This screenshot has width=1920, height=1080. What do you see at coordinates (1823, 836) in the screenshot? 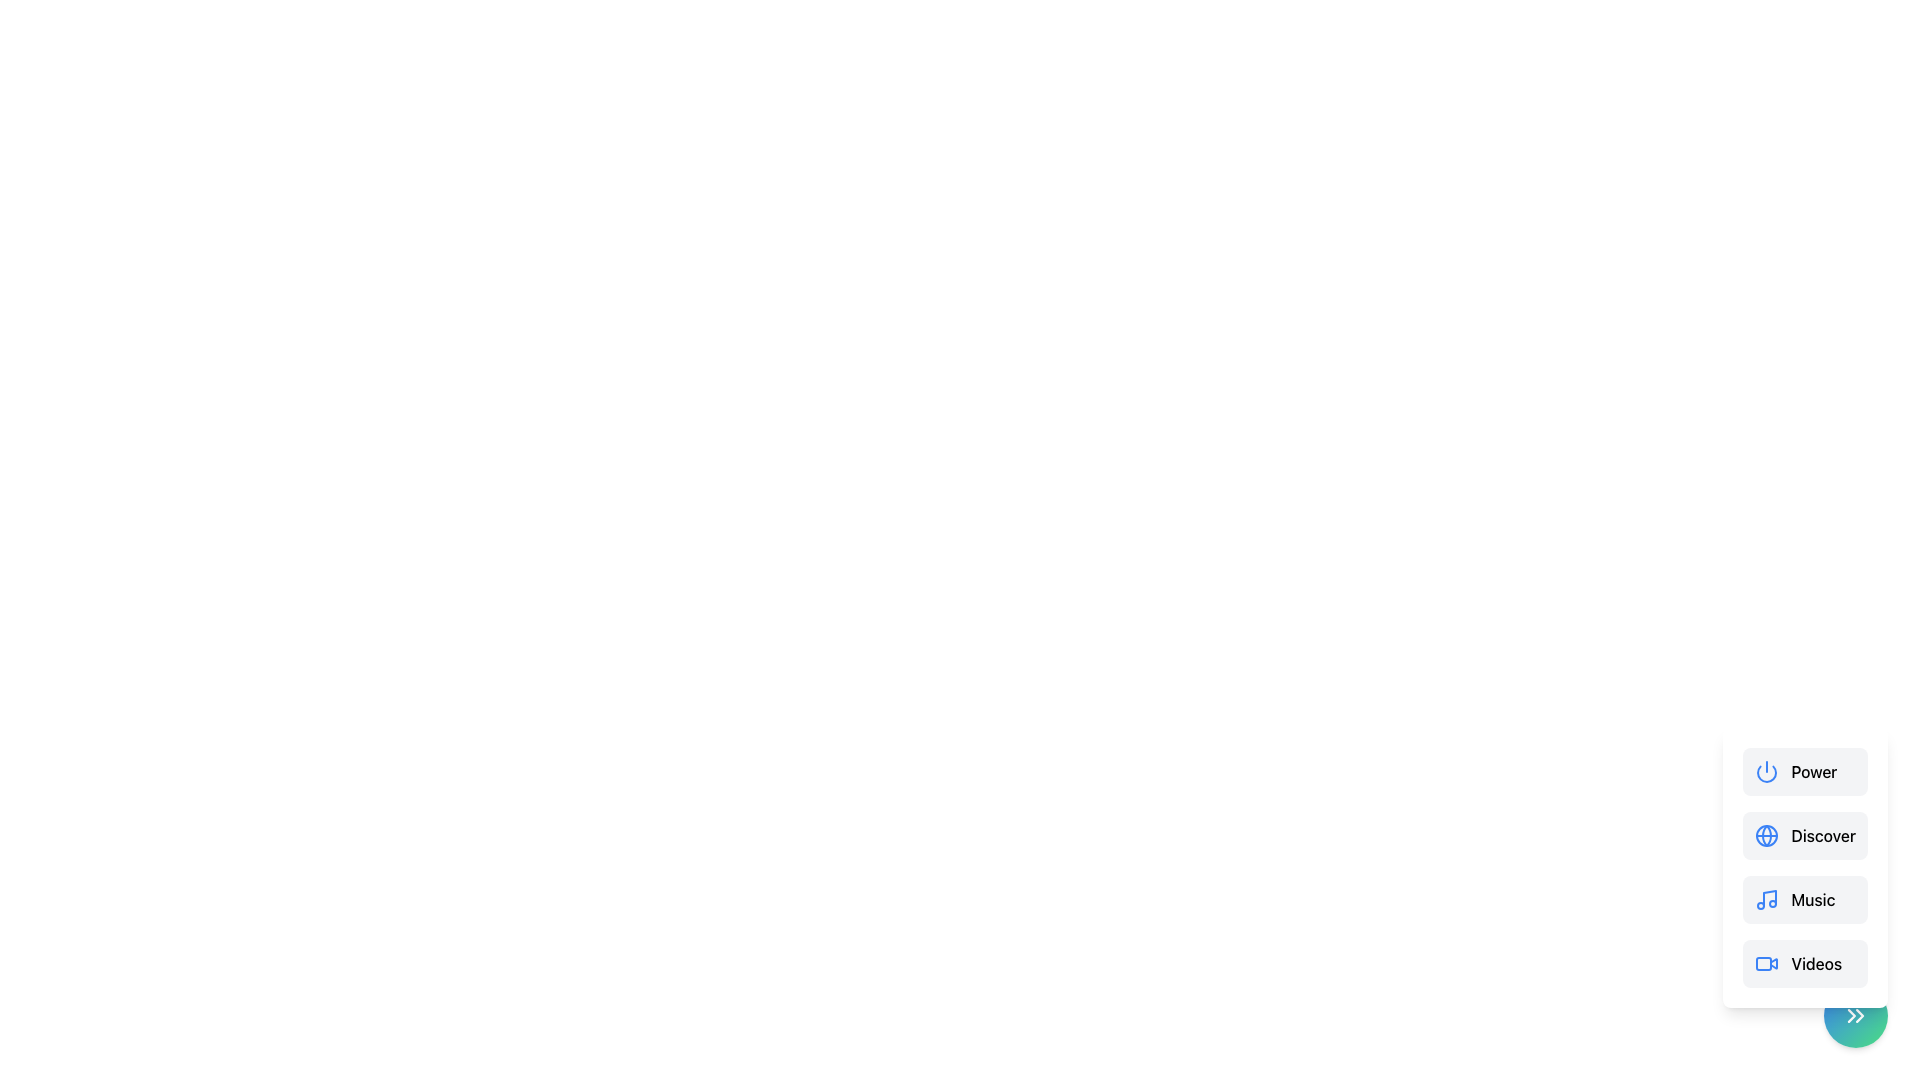
I see `the 'Discover' text label element, which is styled with a medium-weight font and is positioned towards the right-hand side of a horizontal group that includes a globe icon` at bounding box center [1823, 836].